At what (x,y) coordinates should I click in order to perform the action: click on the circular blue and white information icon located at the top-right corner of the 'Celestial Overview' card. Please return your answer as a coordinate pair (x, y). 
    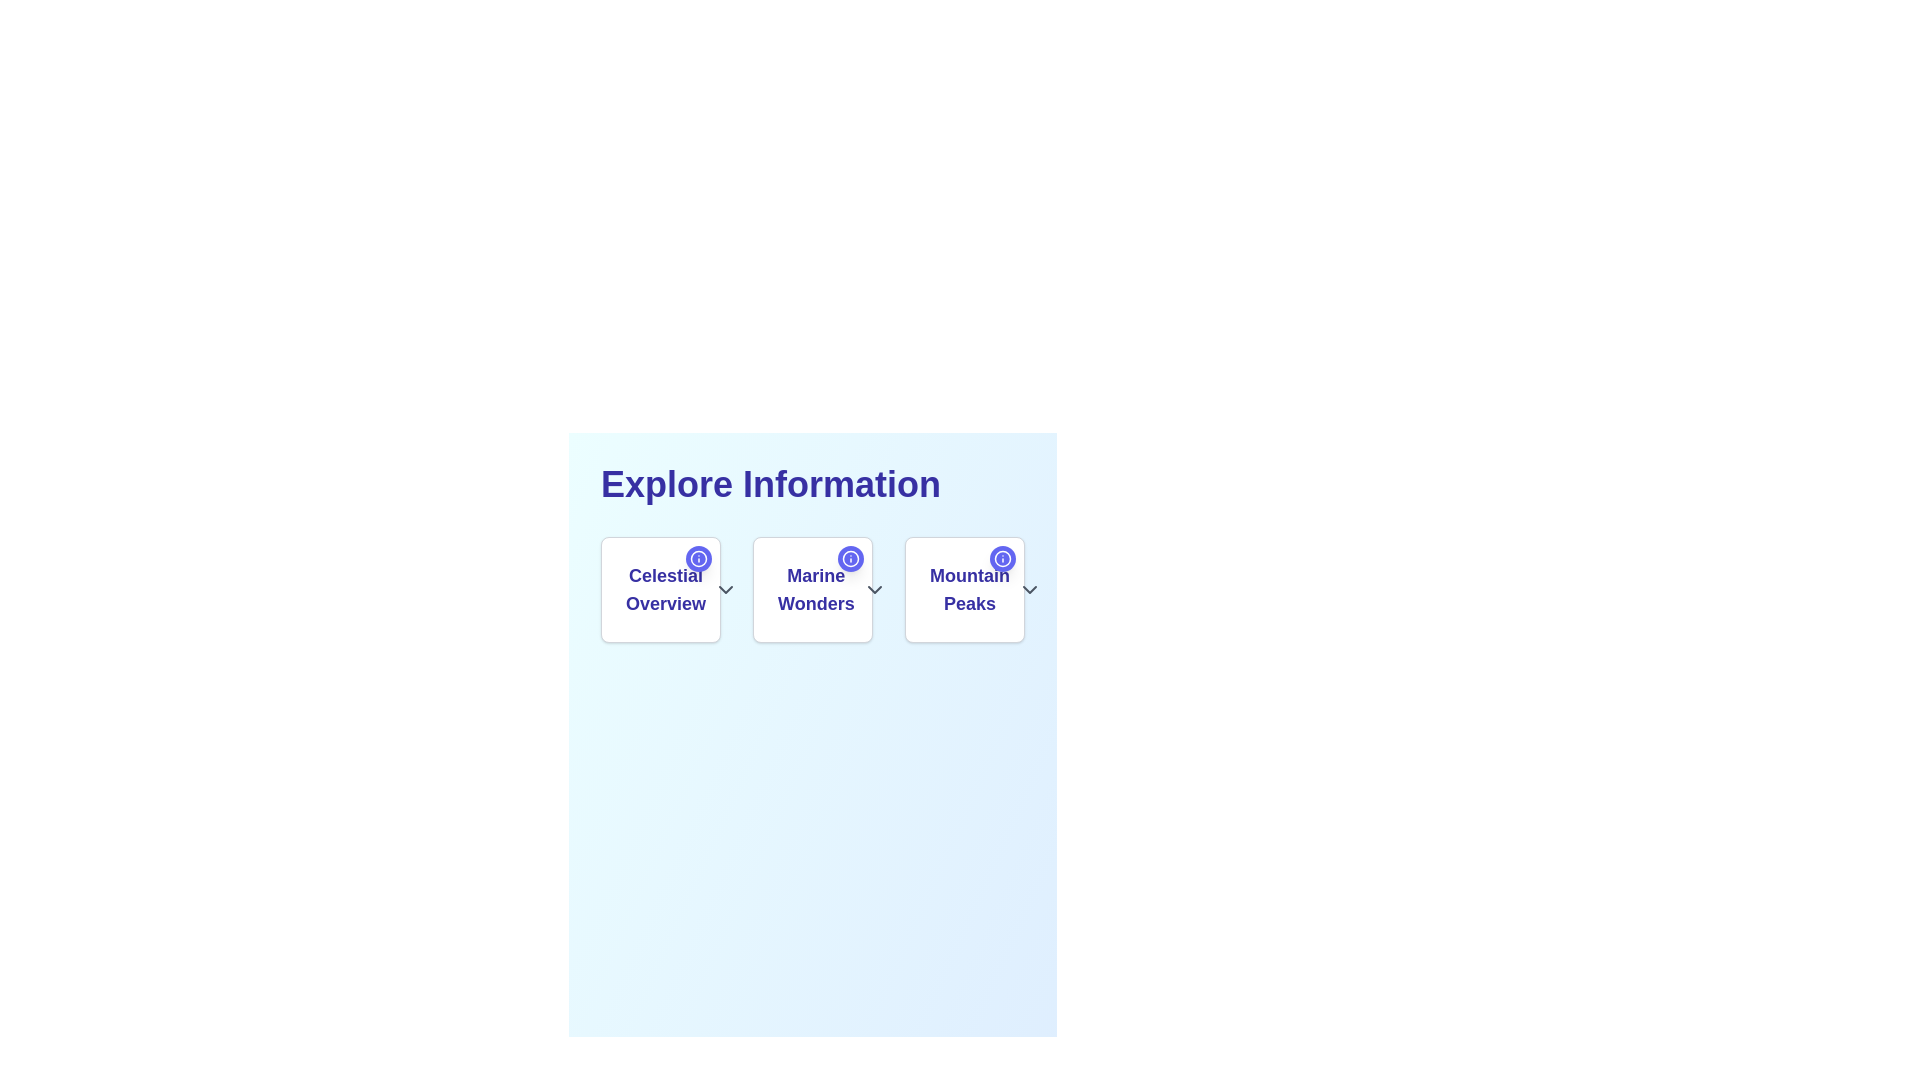
    Looking at the image, I should click on (699, 559).